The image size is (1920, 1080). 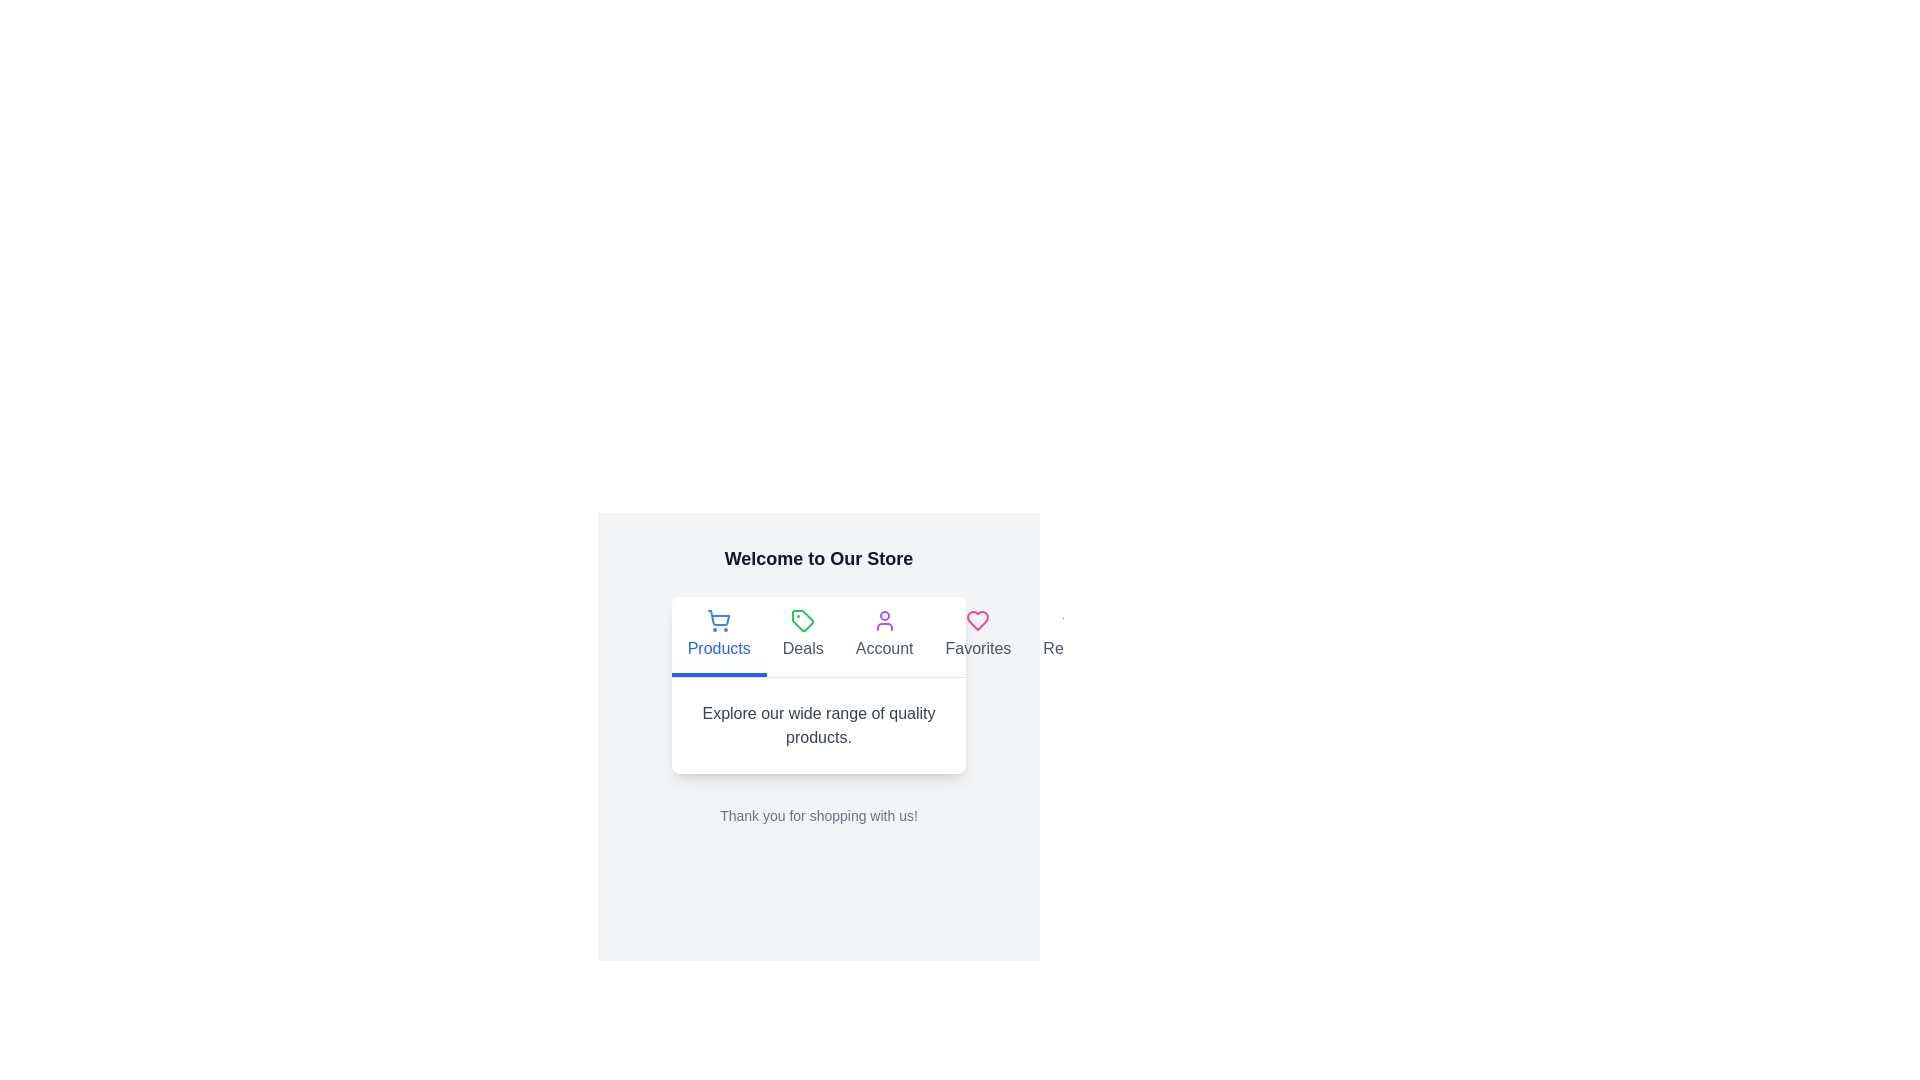 What do you see at coordinates (883, 636) in the screenshot?
I see `the 'Account' button` at bounding box center [883, 636].